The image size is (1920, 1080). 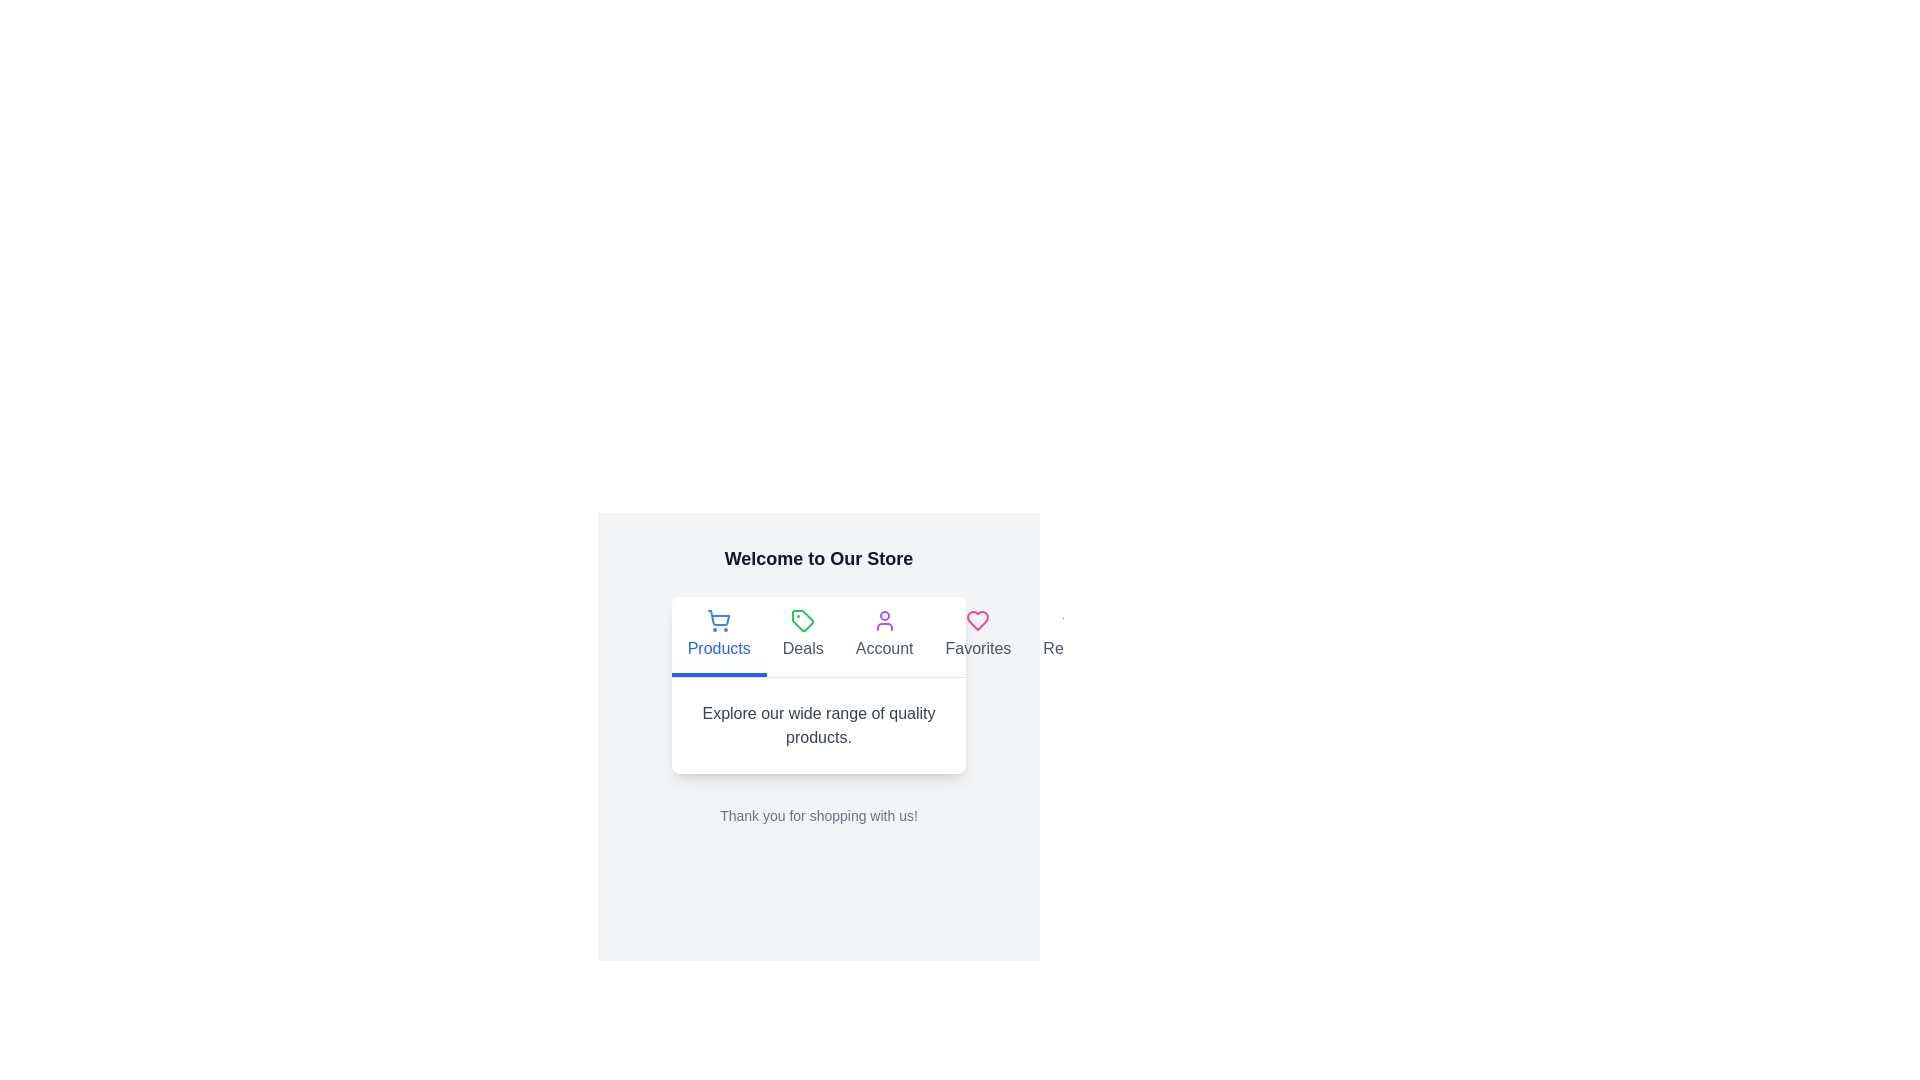 What do you see at coordinates (883, 636) in the screenshot?
I see `the 'Account' button` at bounding box center [883, 636].